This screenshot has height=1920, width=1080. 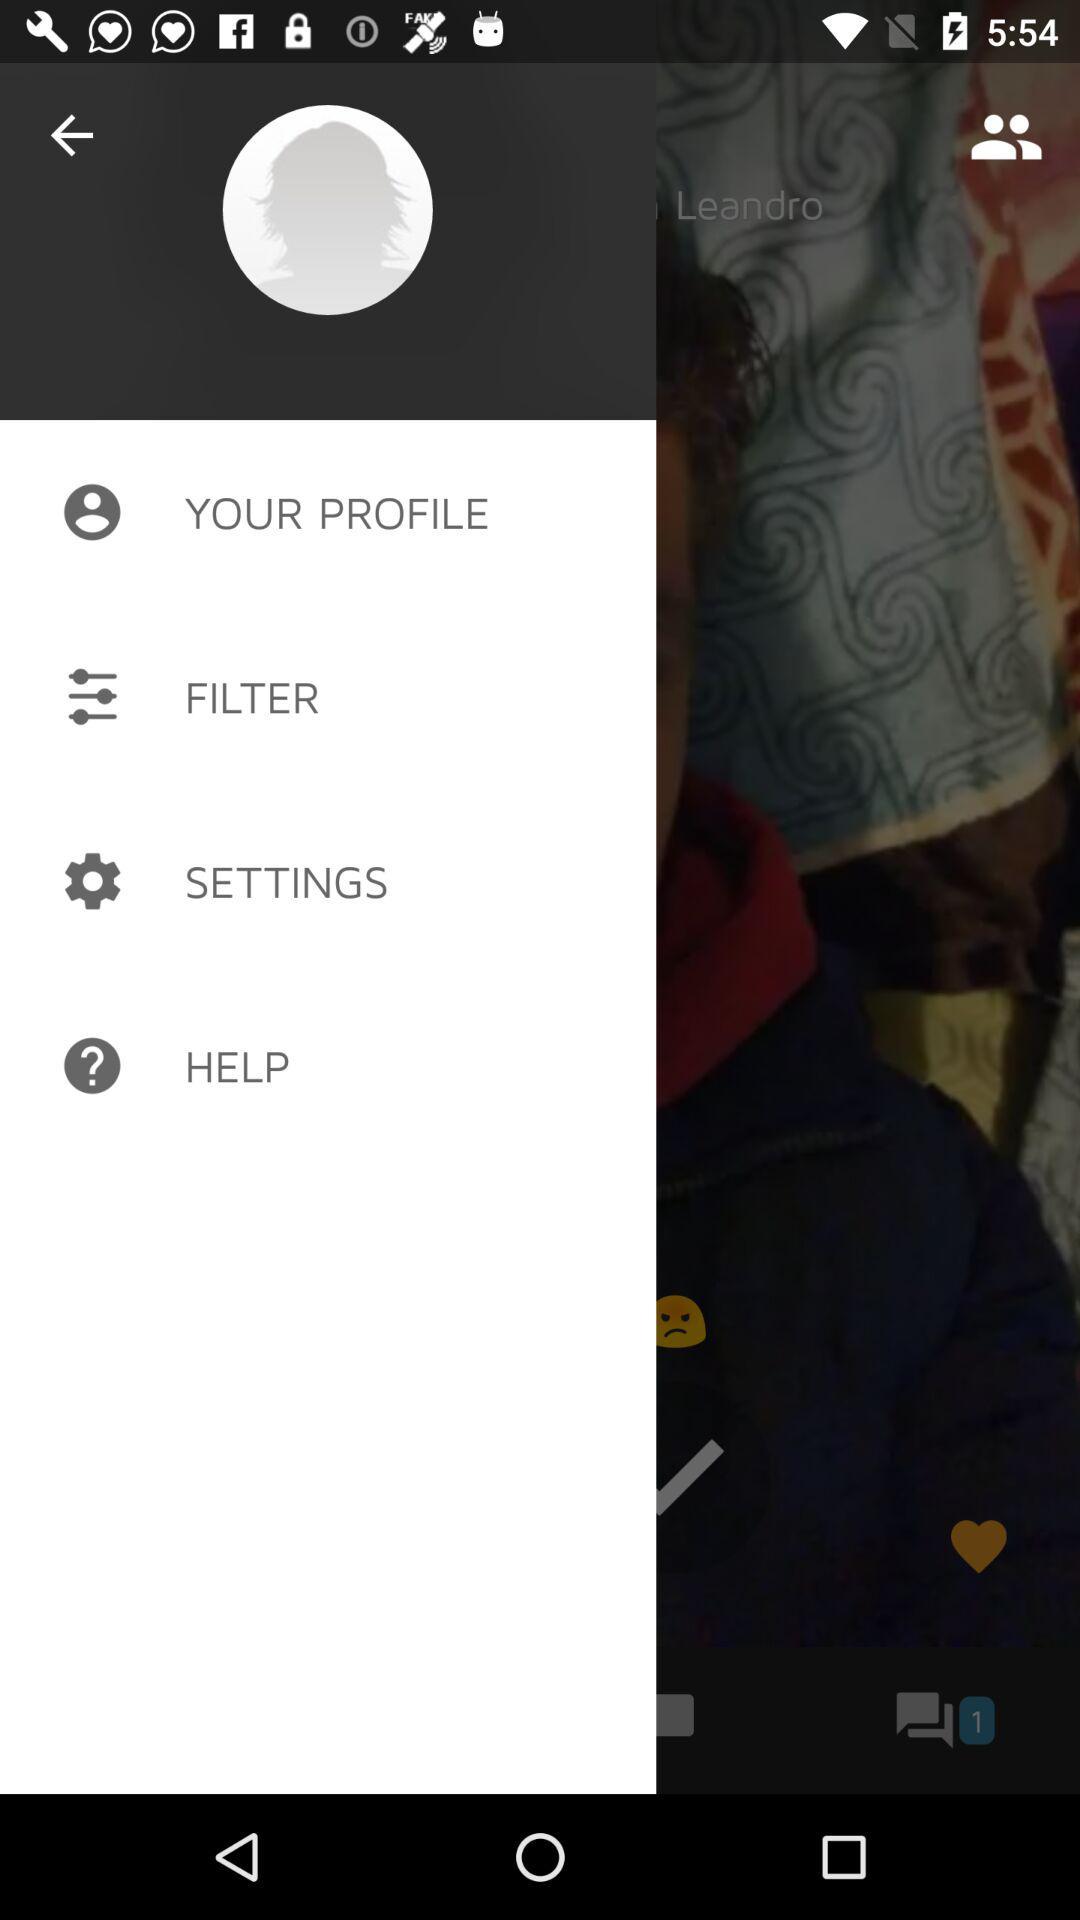 I want to click on the favorite icon, so click(x=977, y=1545).